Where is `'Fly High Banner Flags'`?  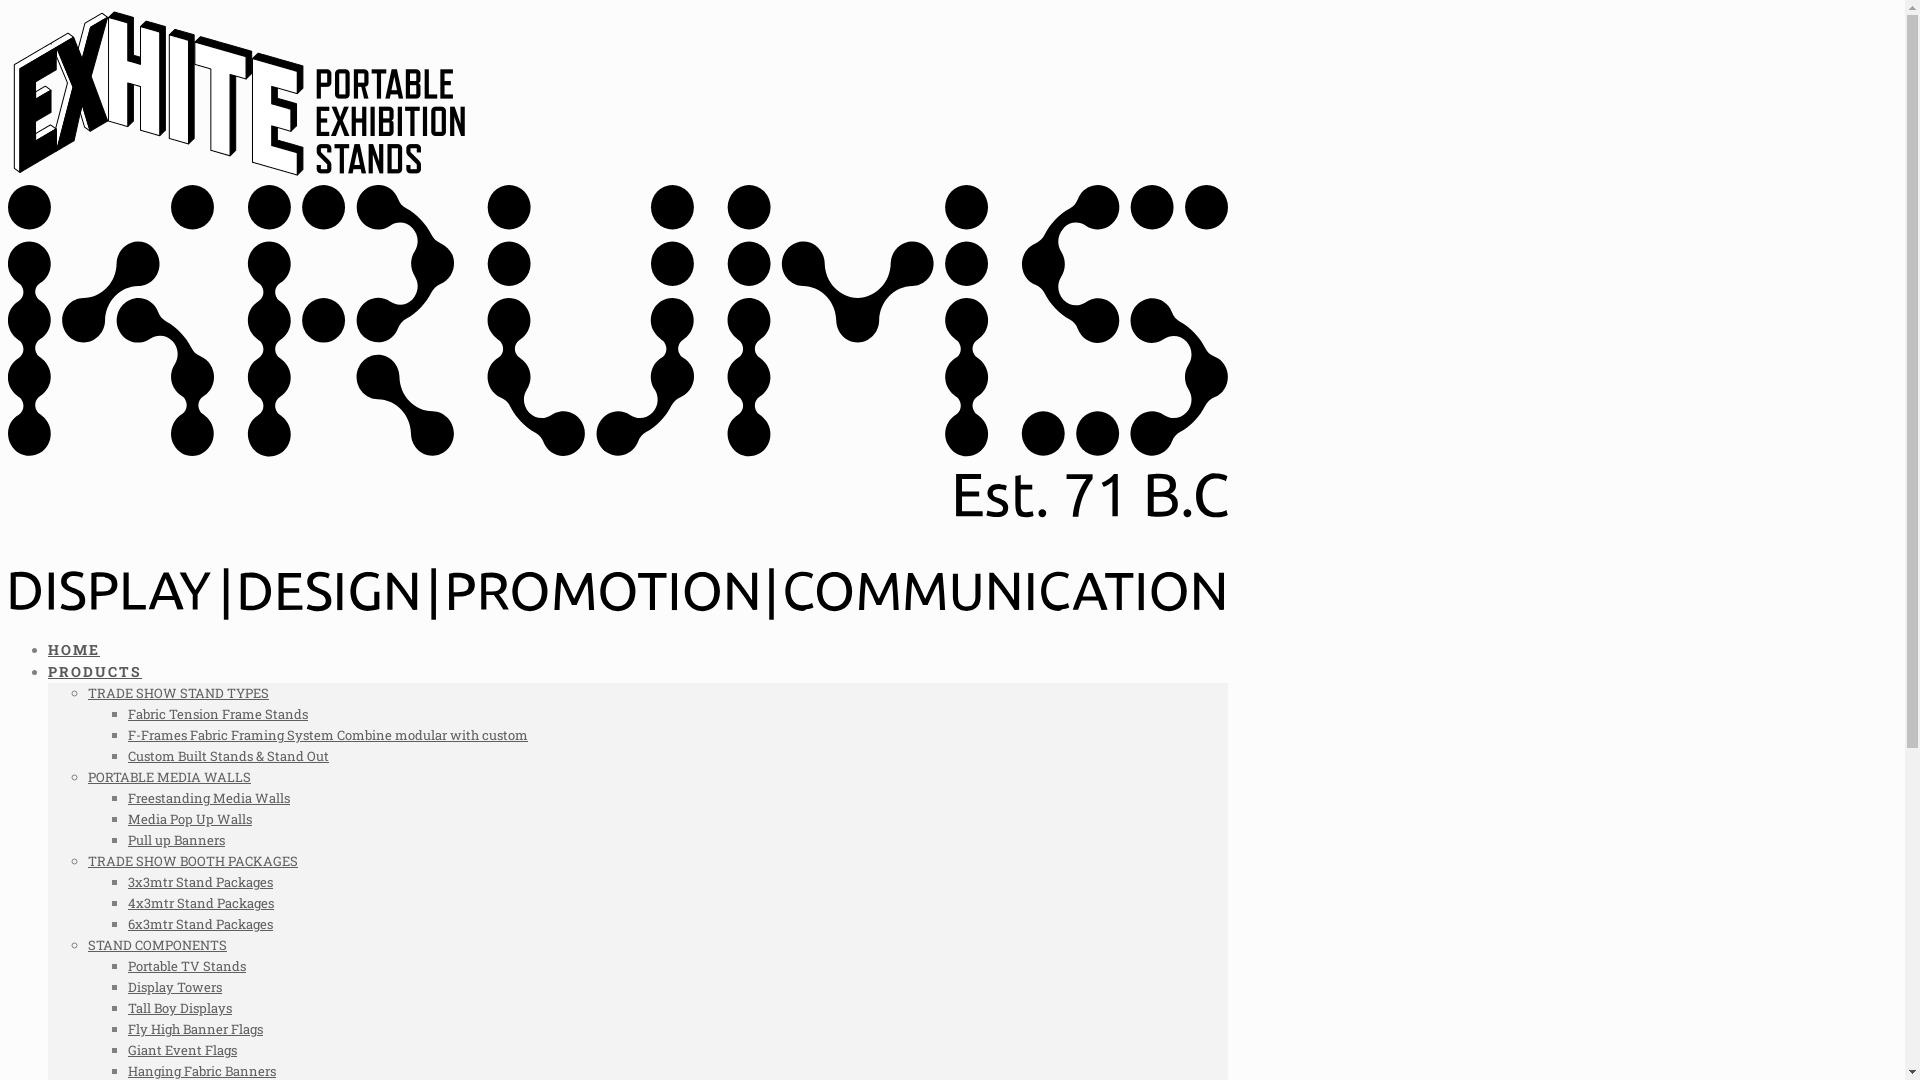
'Fly High Banner Flags' is located at coordinates (127, 1029).